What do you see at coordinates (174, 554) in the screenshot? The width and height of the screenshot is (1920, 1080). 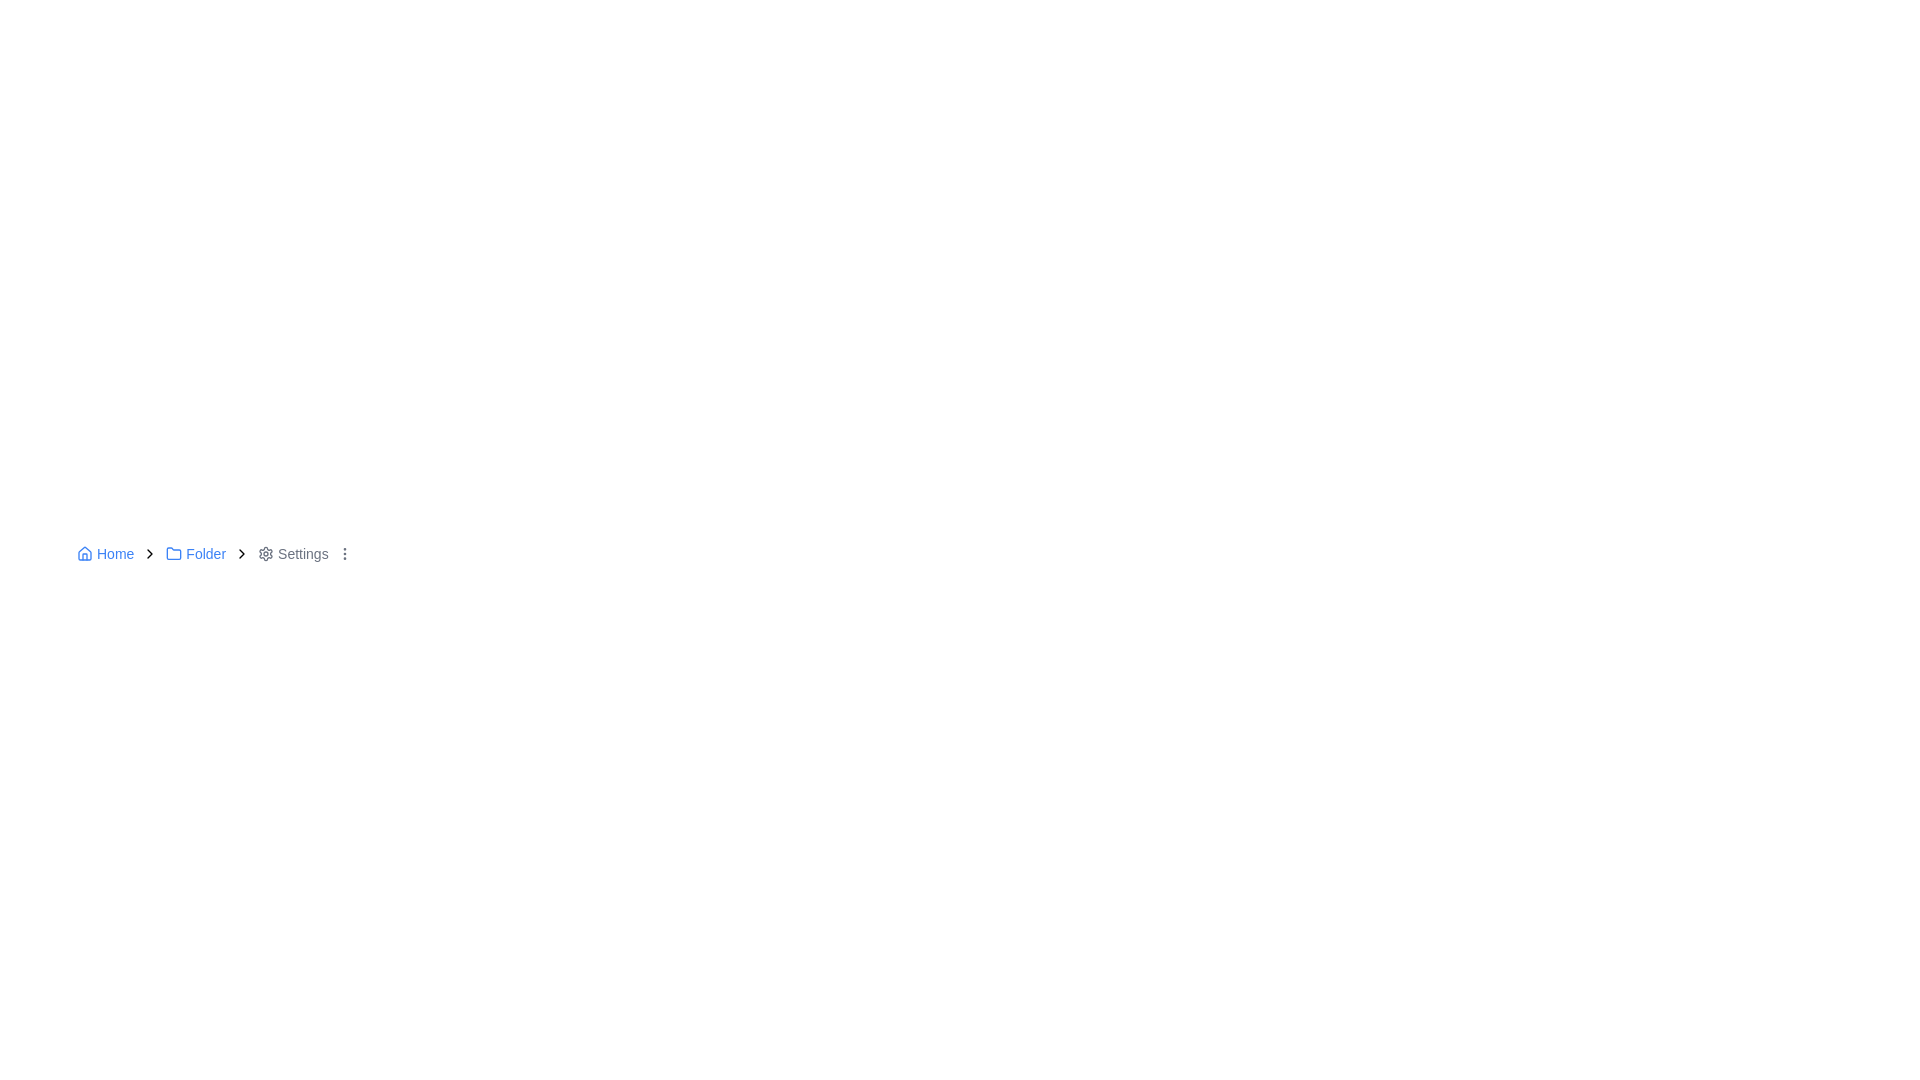 I see `the folder icon in the breadcrumb navigation that indicates the user's current location, positioned between the 'Home' icon and the 'Folder' text label` at bounding box center [174, 554].